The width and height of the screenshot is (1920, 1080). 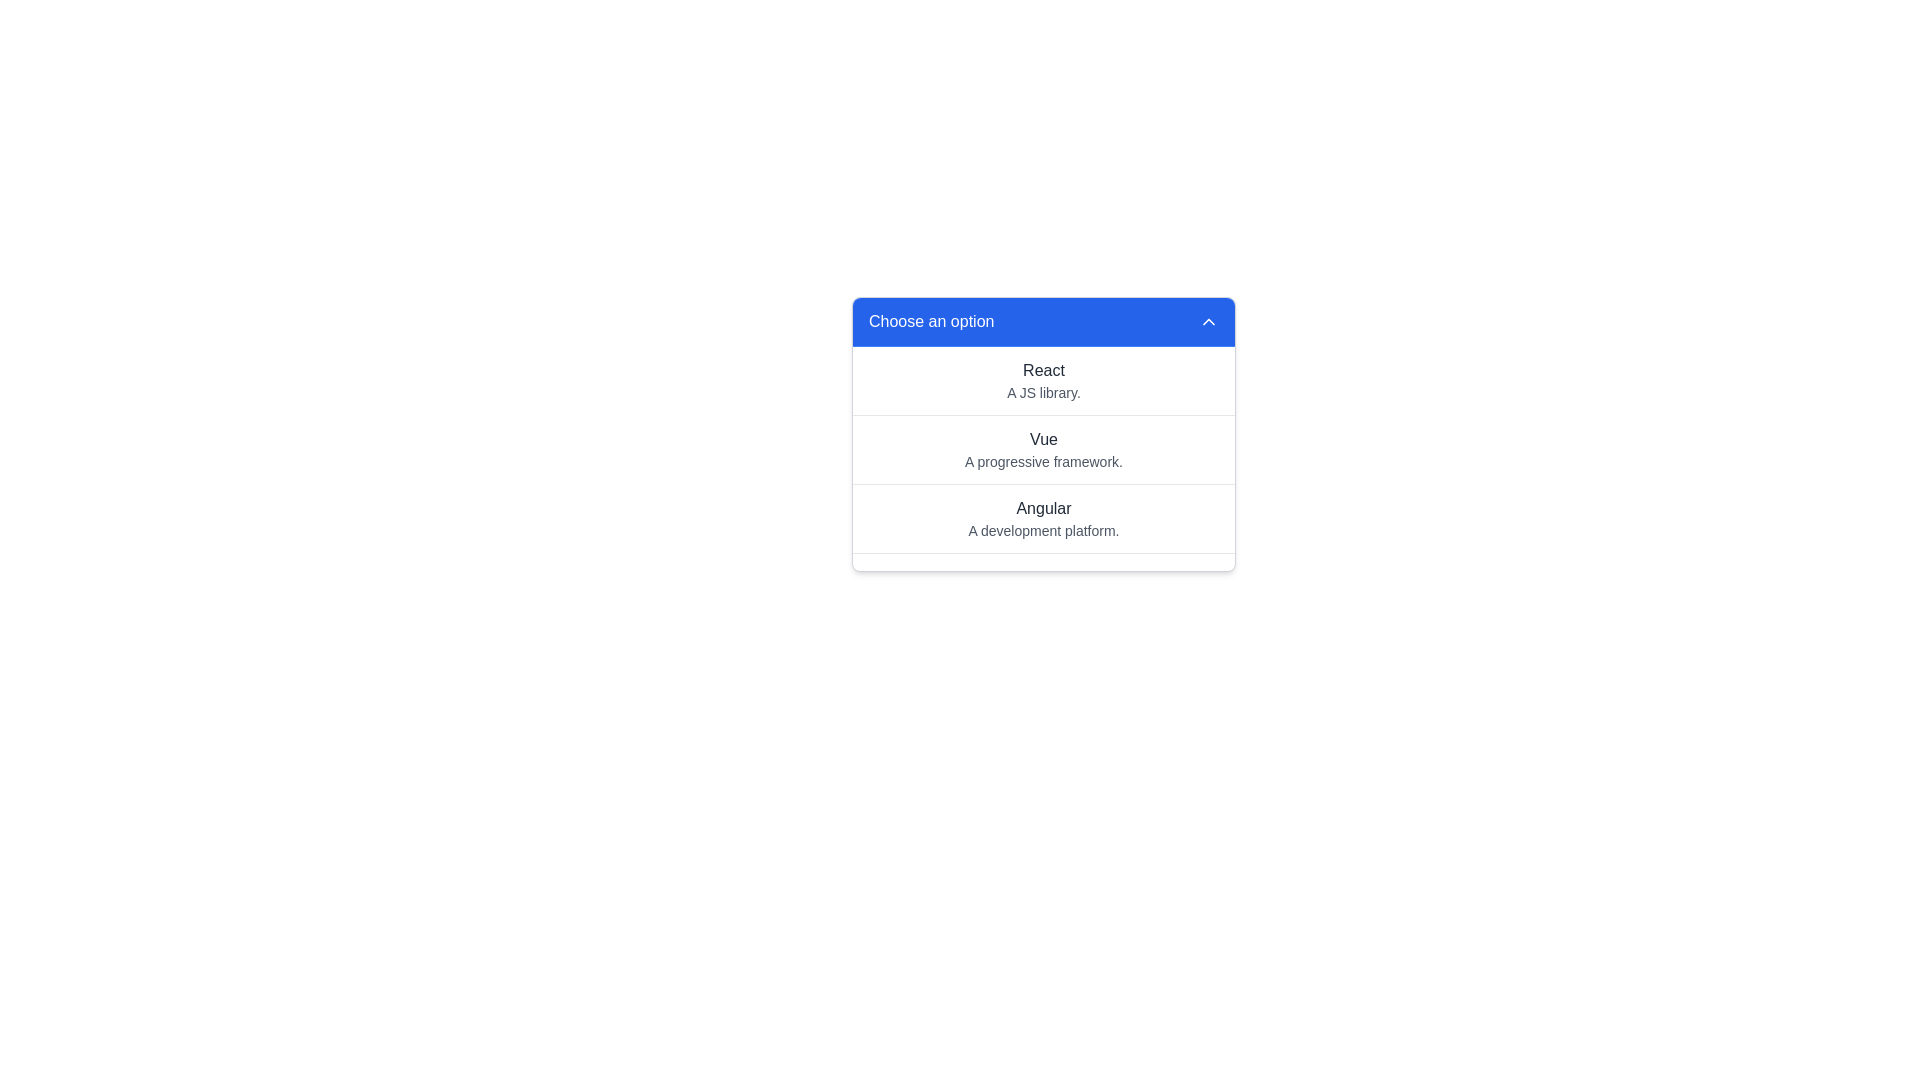 What do you see at coordinates (1208, 320) in the screenshot?
I see `the small upward-pointing arrow icon located at the far right of the blue bar labeled 'Choose an option'` at bounding box center [1208, 320].